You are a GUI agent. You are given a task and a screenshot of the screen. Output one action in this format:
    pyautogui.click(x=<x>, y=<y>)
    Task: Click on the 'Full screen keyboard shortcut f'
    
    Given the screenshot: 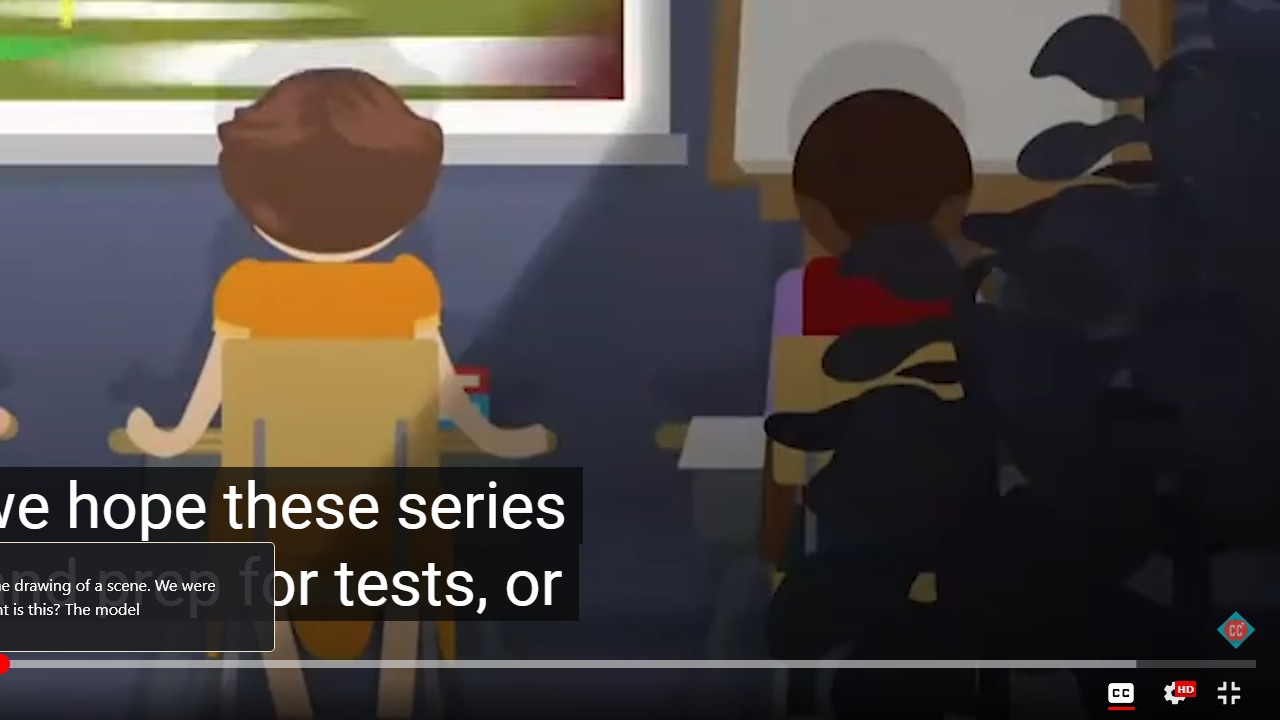 What is the action you would take?
    pyautogui.click(x=1227, y=692)
    